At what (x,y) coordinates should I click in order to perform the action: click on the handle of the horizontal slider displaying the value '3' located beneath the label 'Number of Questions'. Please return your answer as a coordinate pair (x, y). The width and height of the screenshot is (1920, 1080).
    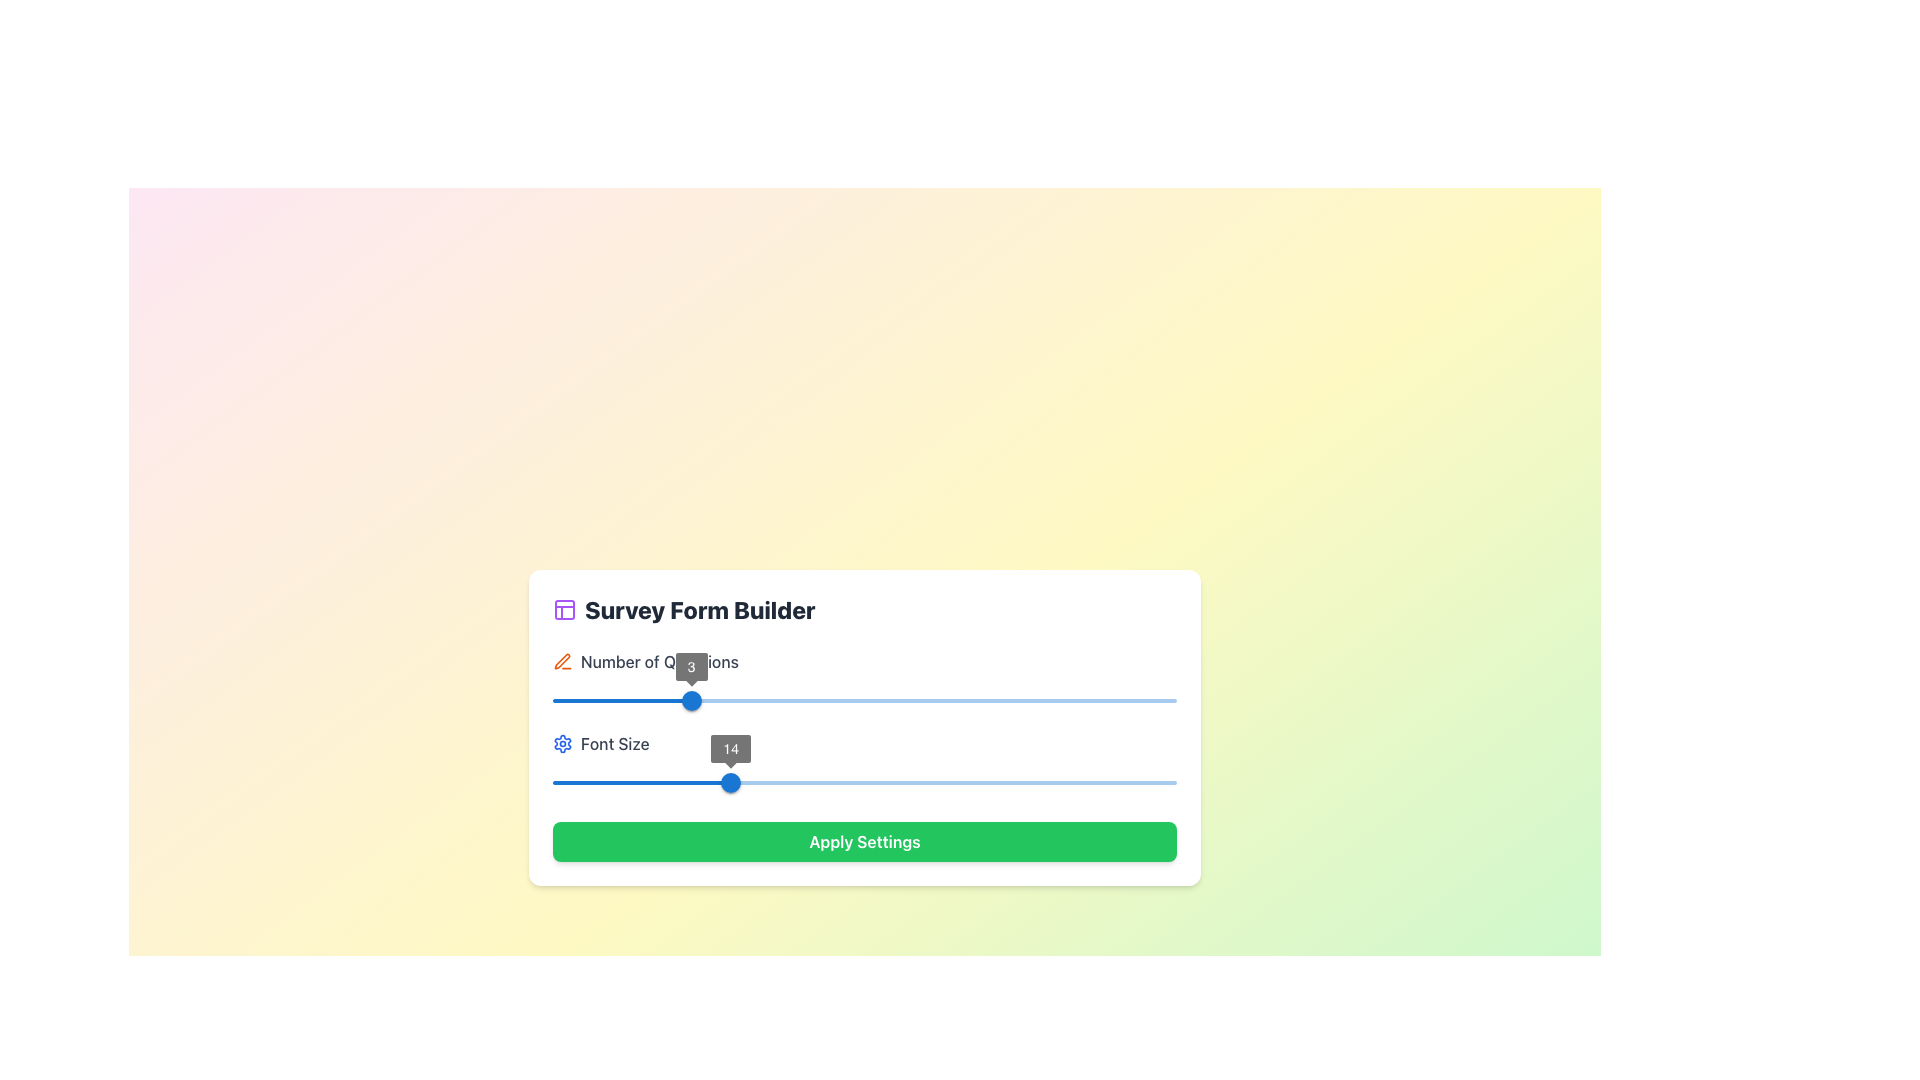
    Looking at the image, I should click on (864, 700).